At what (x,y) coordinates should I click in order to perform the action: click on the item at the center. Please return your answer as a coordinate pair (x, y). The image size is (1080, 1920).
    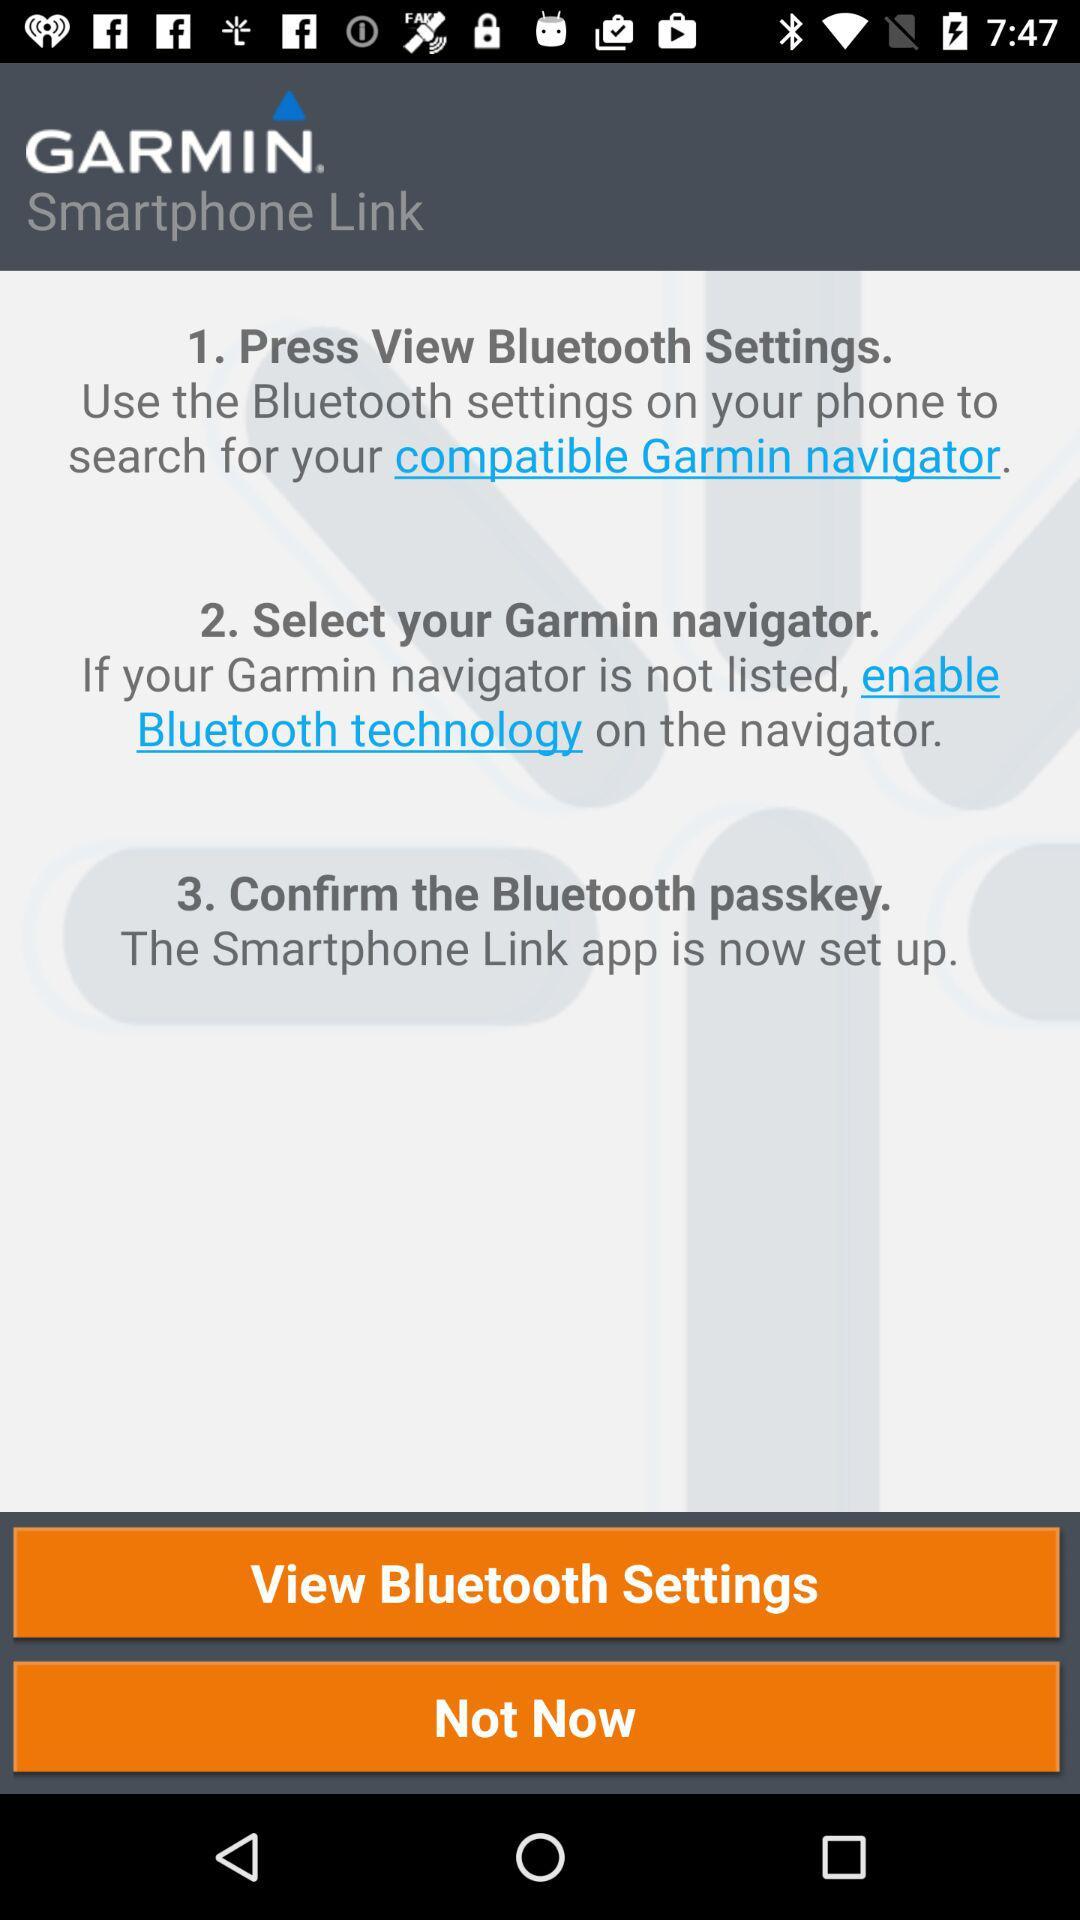
    Looking at the image, I should click on (540, 890).